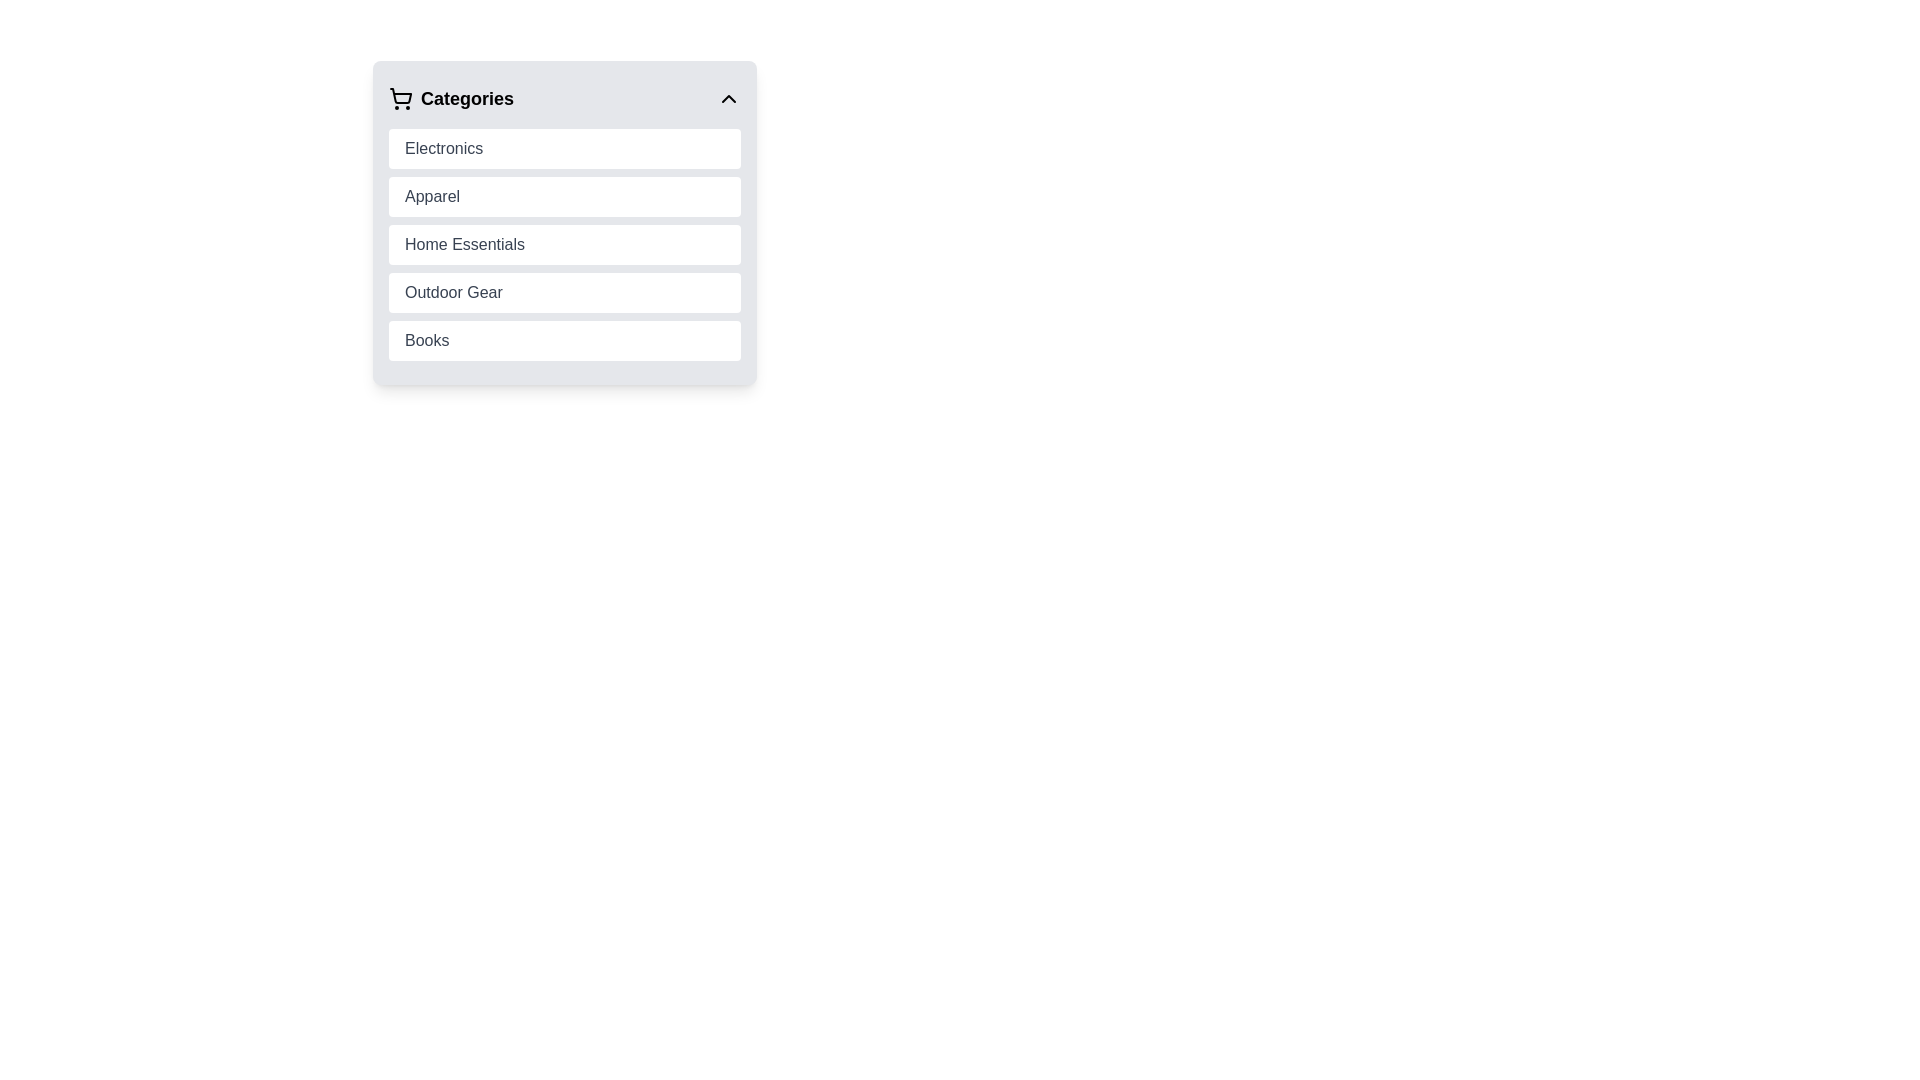  I want to click on the 'Categories' label with a shopping cart icon, so click(450, 99).